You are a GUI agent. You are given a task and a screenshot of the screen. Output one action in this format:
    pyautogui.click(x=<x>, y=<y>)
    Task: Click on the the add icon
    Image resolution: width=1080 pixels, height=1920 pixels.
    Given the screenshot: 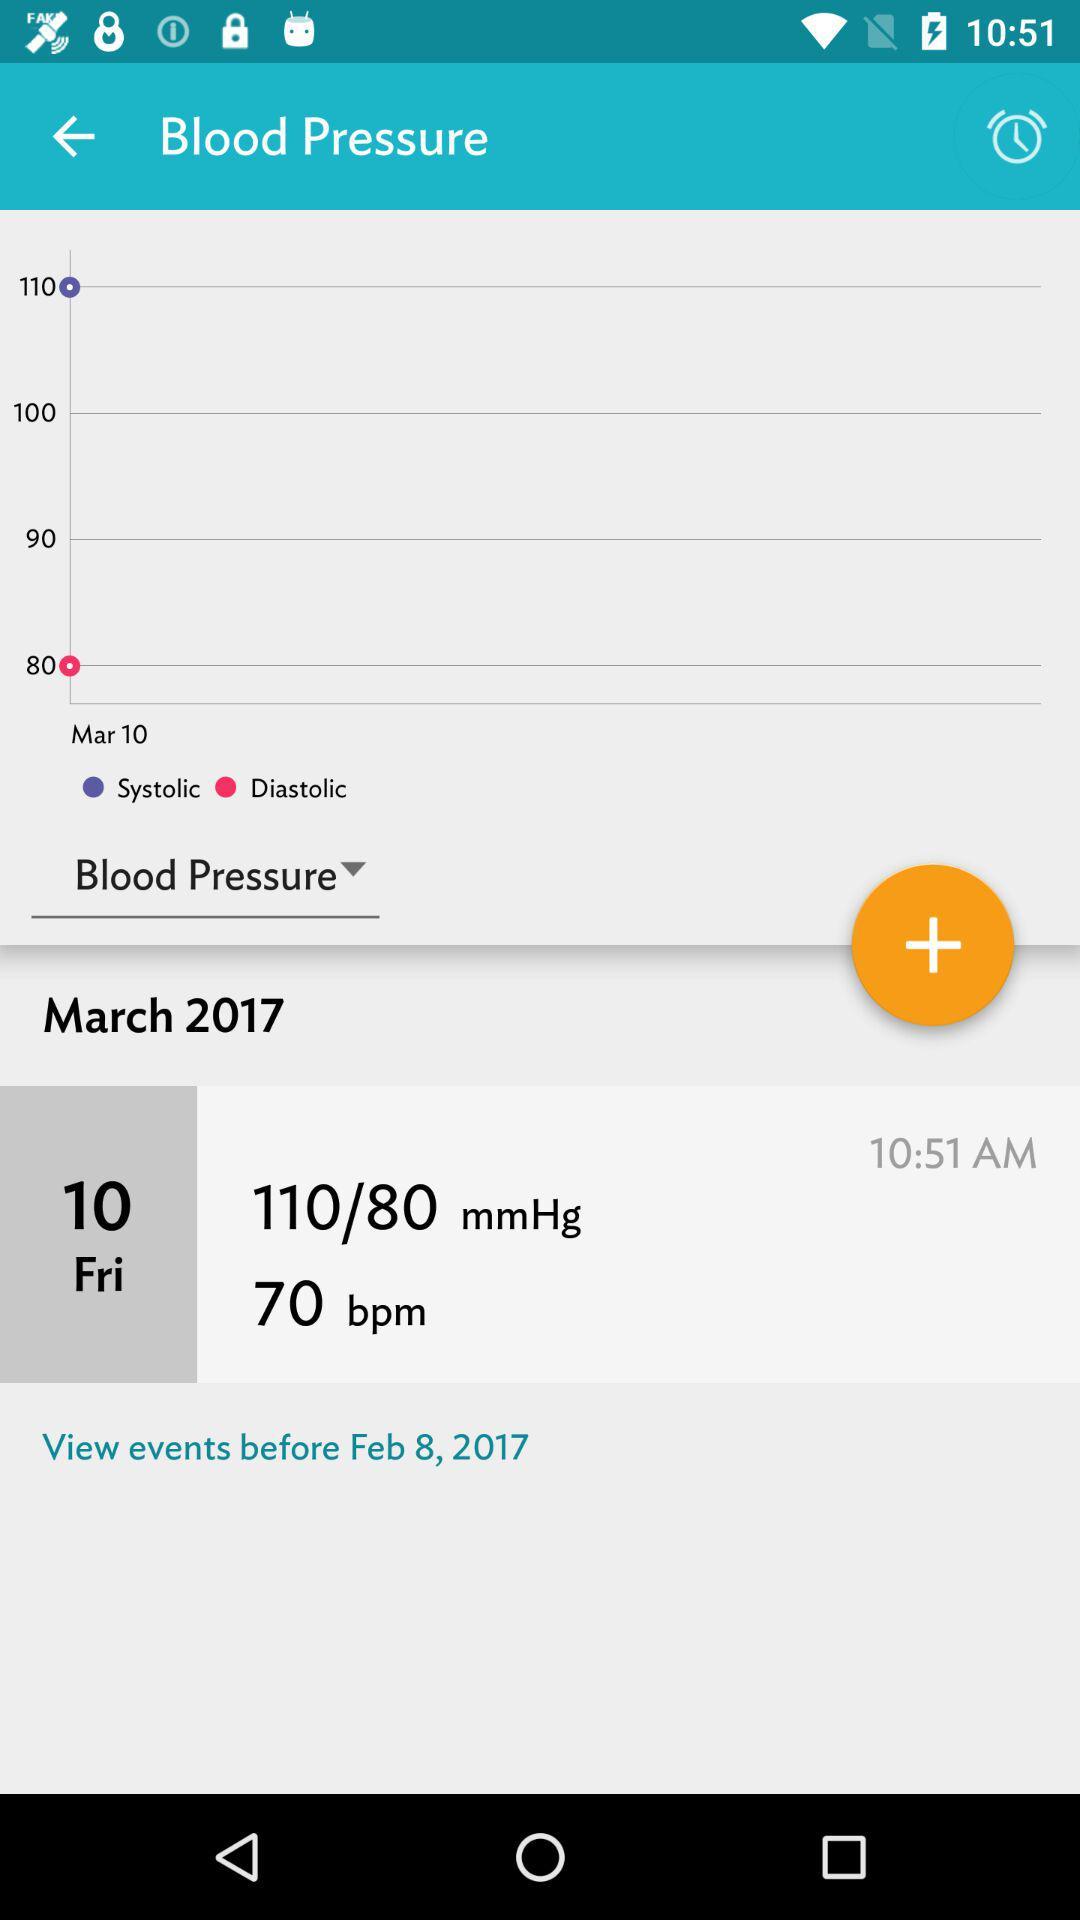 What is the action you would take?
    pyautogui.click(x=933, y=951)
    